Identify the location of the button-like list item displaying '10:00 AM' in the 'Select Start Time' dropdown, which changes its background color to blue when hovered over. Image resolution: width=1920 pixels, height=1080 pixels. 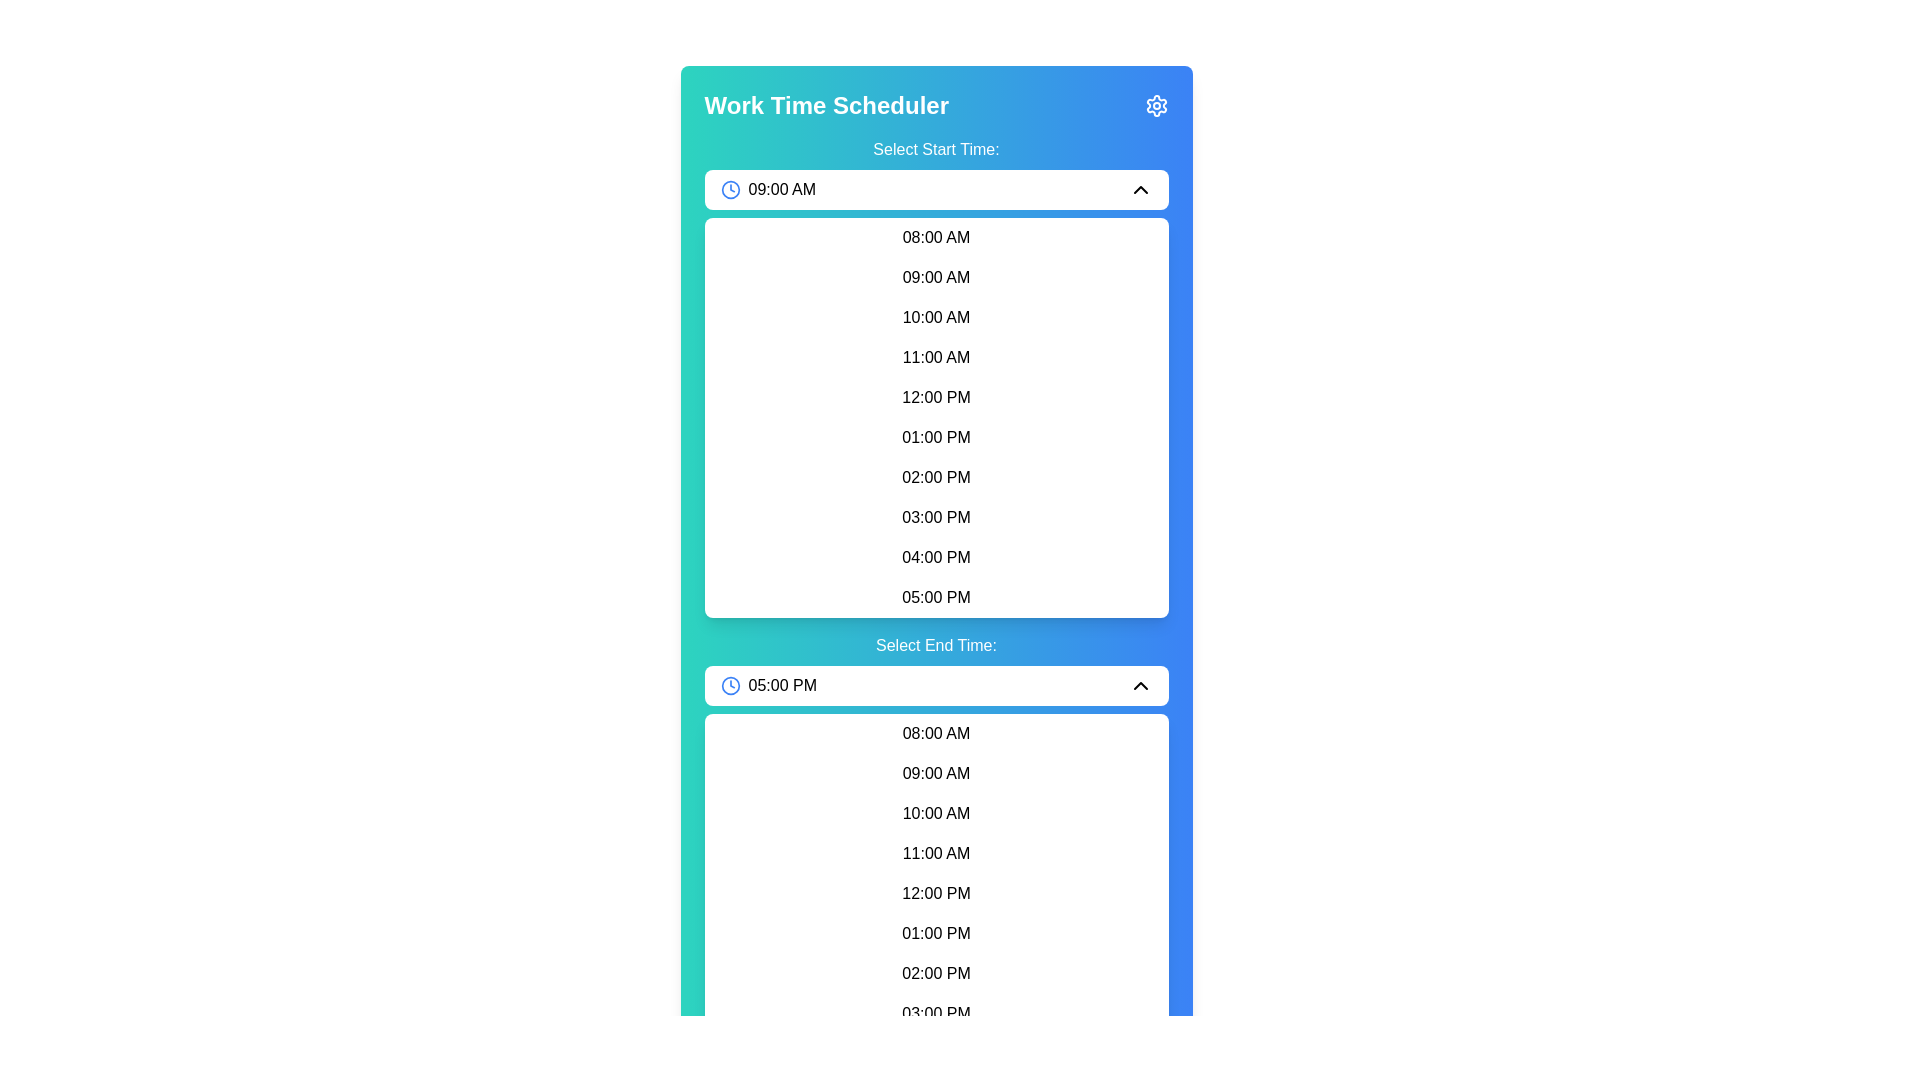
(935, 316).